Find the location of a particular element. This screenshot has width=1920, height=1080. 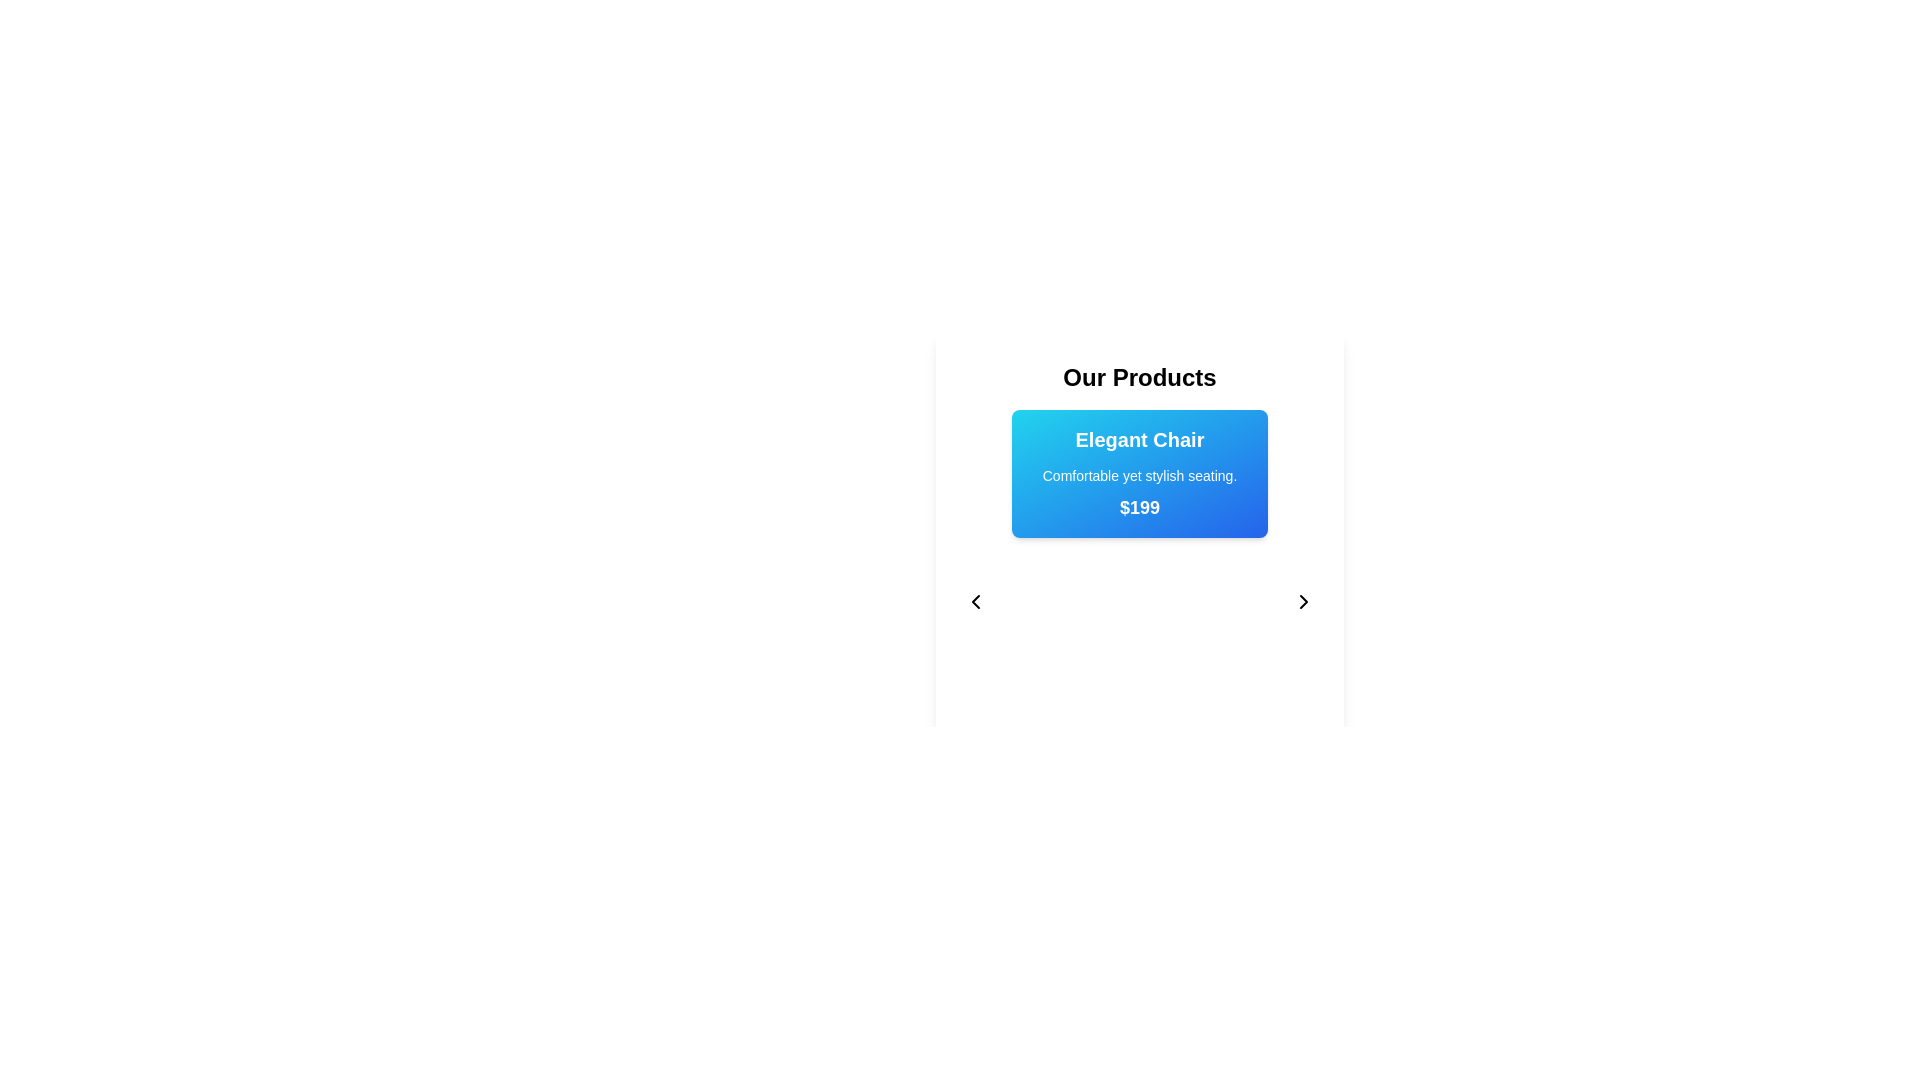

the text element displaying '$199' in bold style, located at the lower part of the card with a gradient background is located at coordinates (1139, 507).